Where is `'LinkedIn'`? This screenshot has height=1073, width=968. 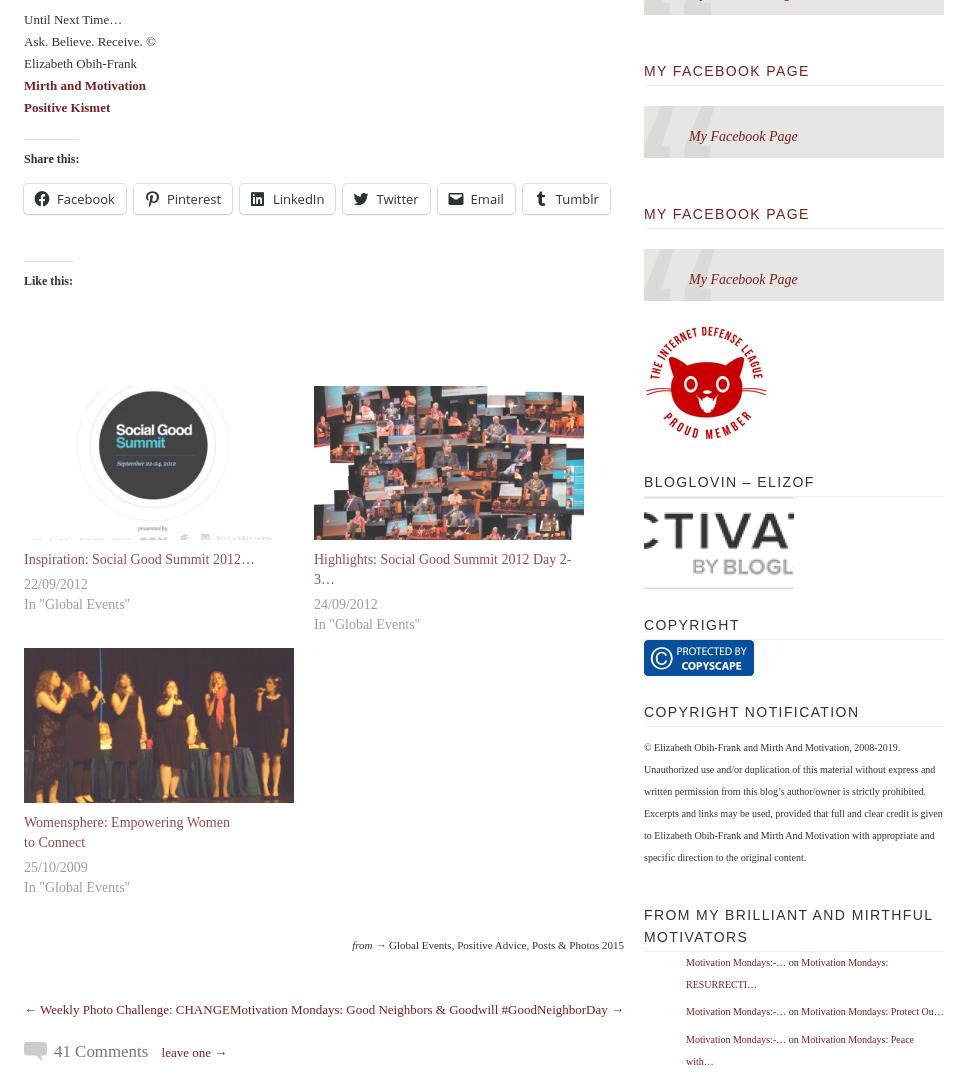 'LinkedIn' is located at coordinates (297, 197).